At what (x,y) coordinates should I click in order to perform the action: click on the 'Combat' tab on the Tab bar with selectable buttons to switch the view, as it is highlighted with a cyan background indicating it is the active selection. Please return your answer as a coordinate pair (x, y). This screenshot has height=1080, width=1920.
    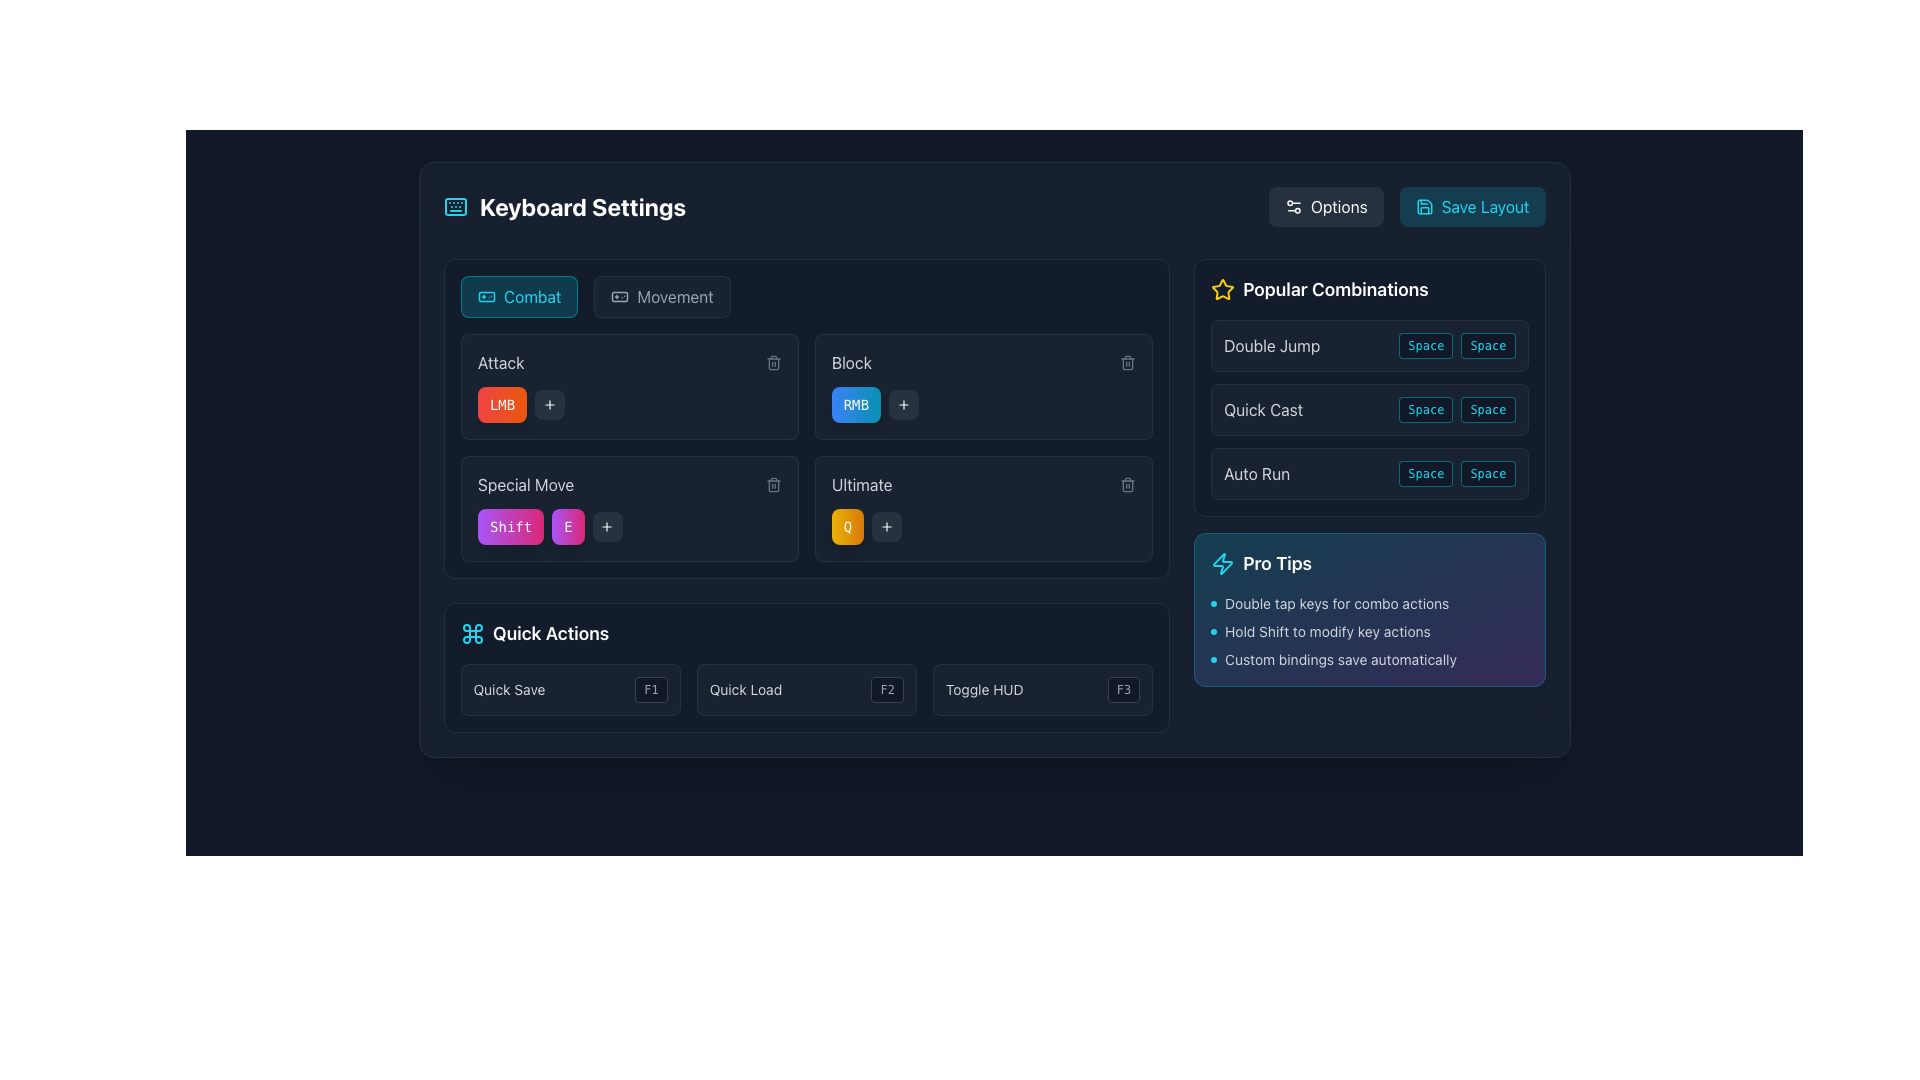
    Looking at the image, I should click on (806, 297).